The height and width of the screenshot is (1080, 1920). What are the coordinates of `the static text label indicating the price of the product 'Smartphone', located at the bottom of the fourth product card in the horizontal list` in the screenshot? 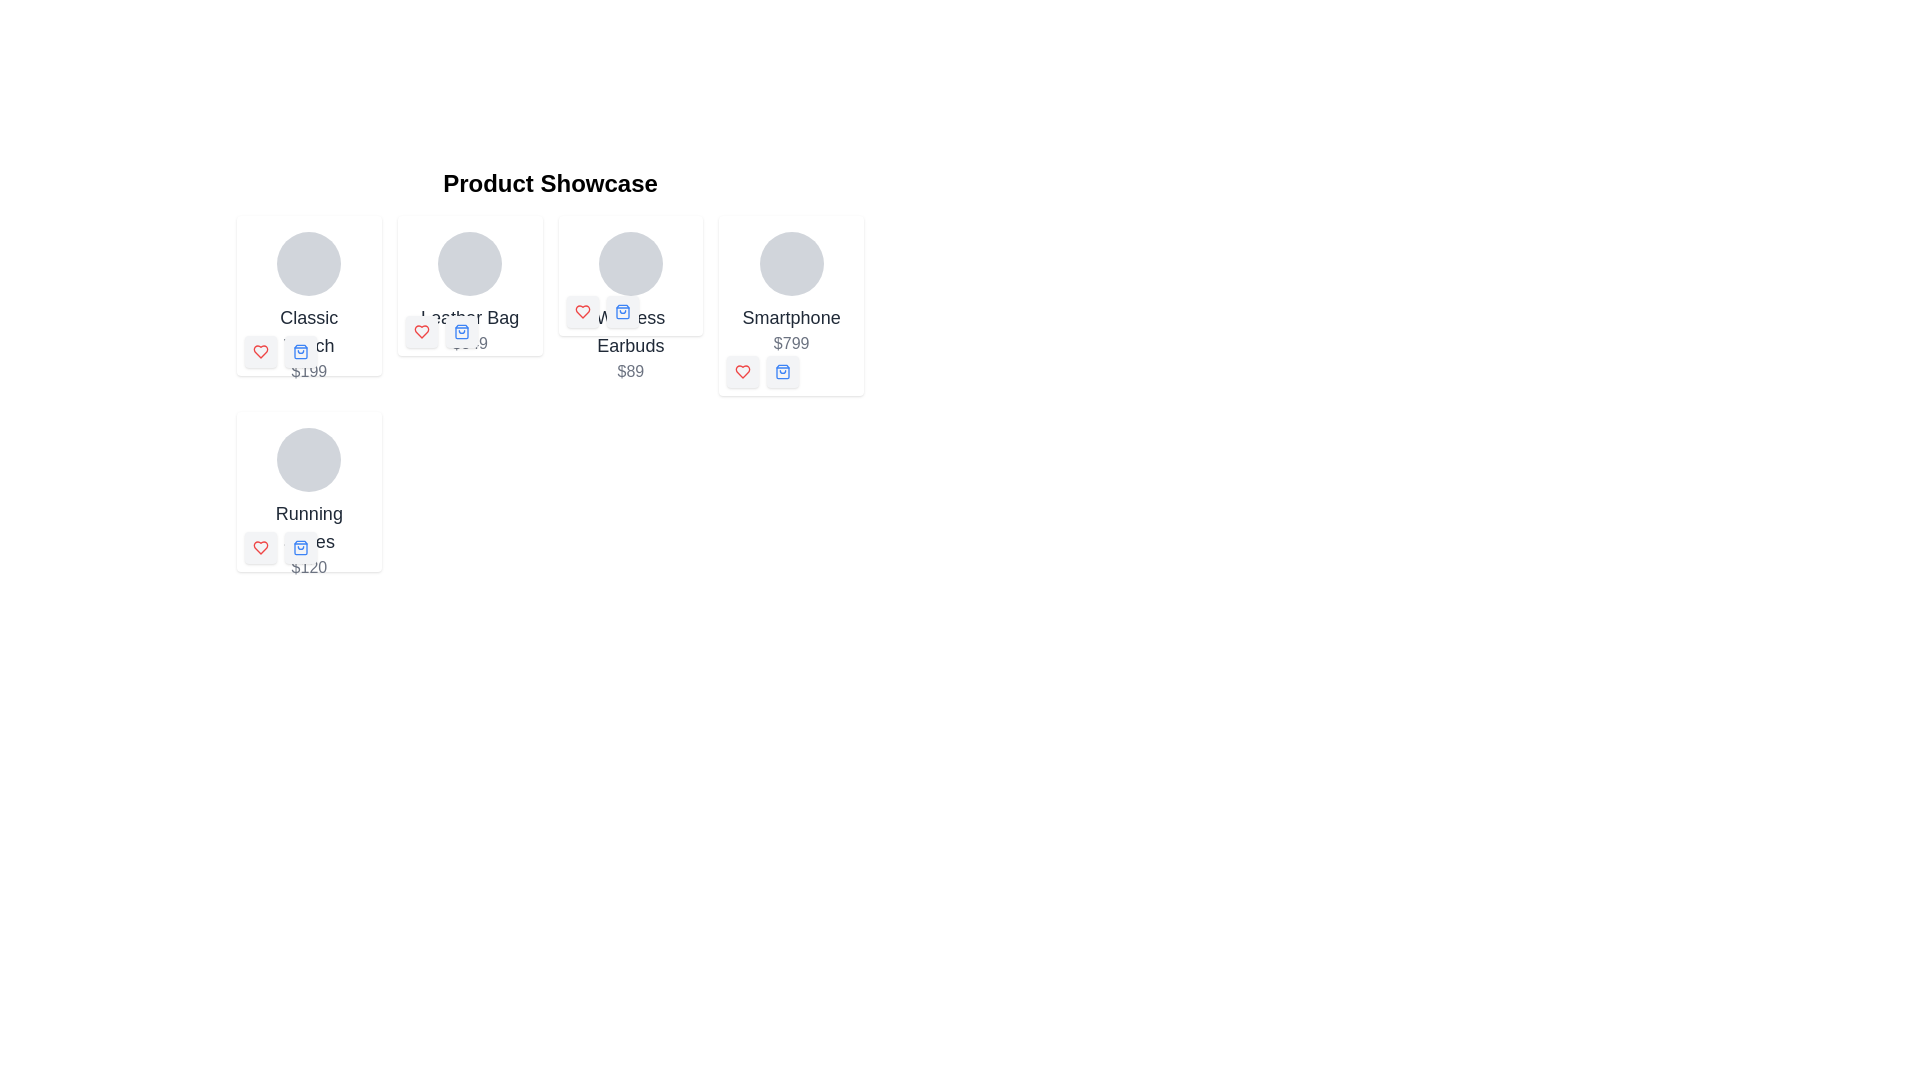 It's located at (790, 342).